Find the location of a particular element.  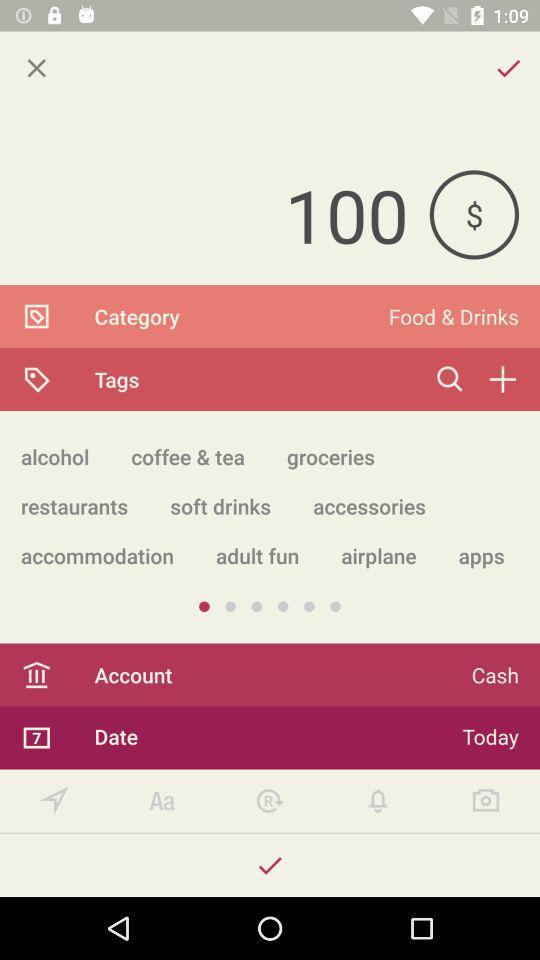

icon above the accommodation is located at coordinates (219, 505).